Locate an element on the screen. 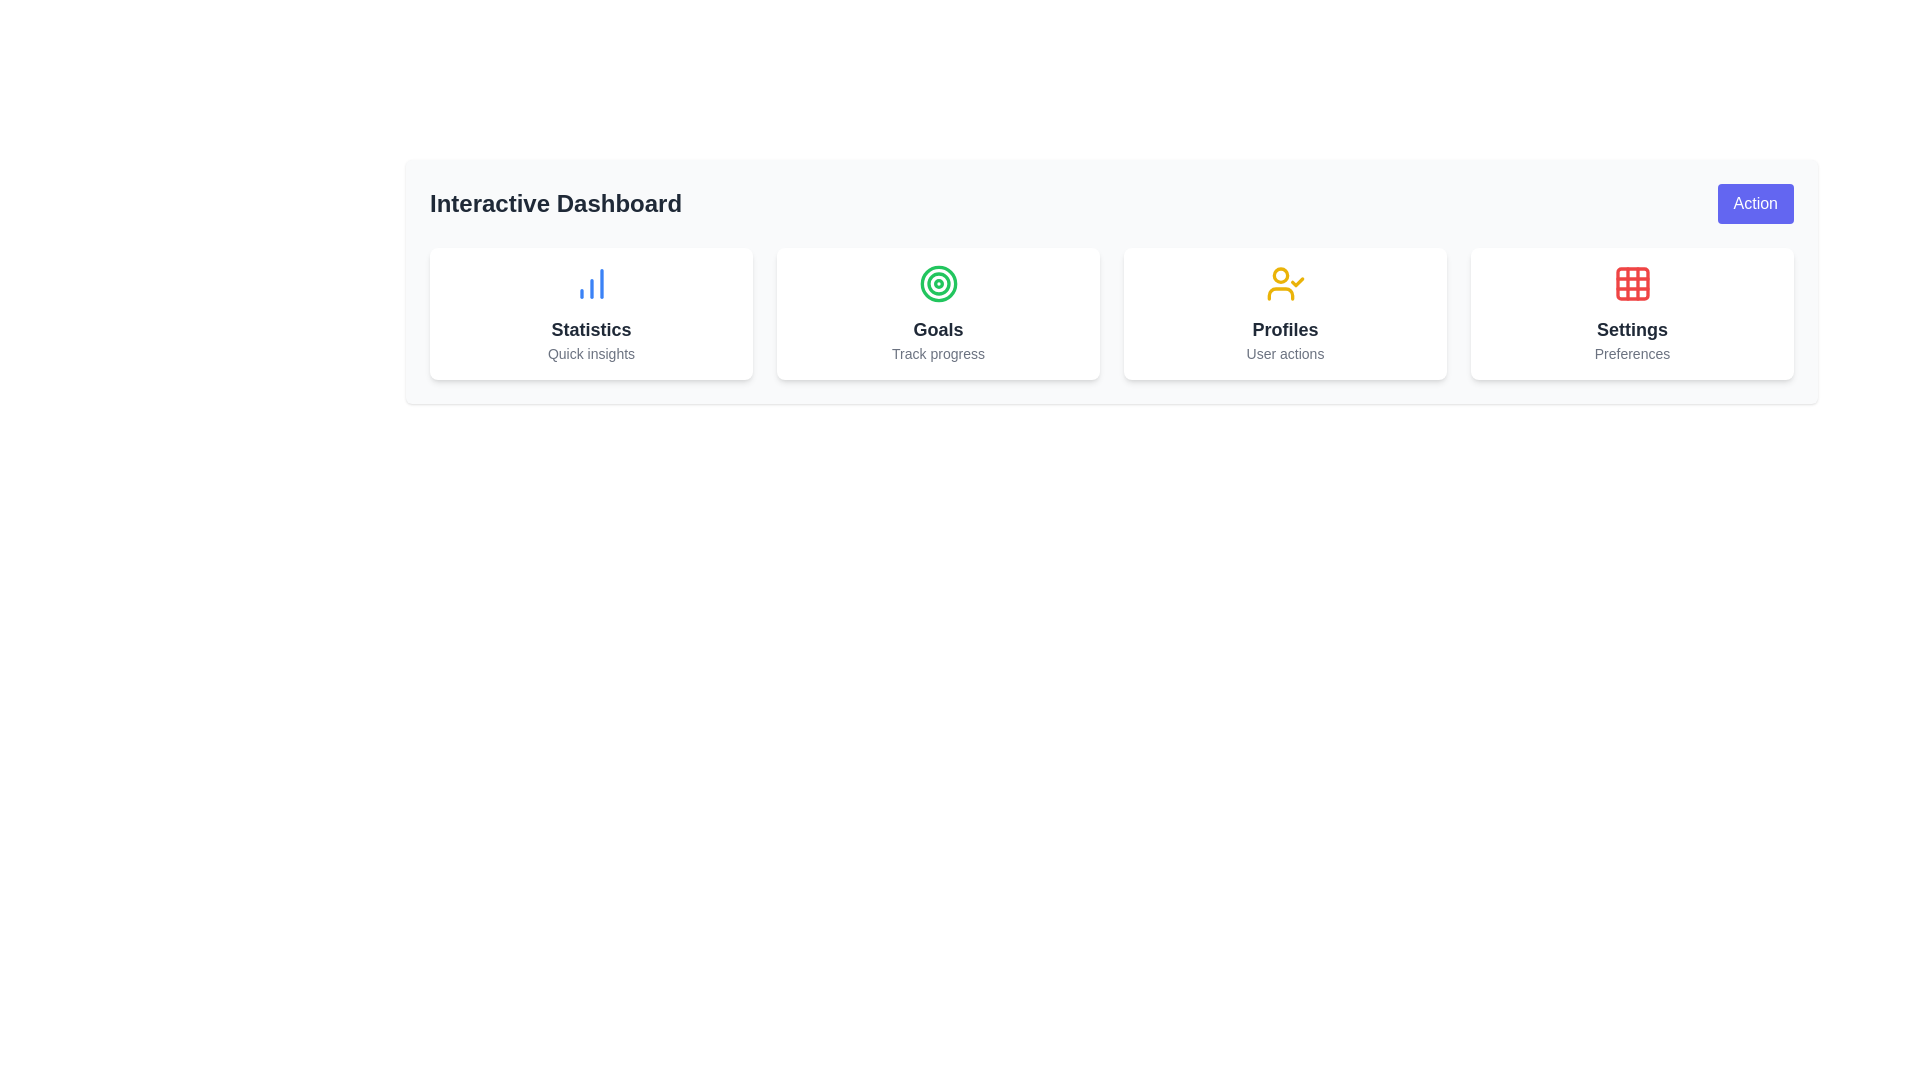 This screenshot has width=1920, height=1080. the leftmost white rectangular card with a blue bar chart icon at the top, labeled 'Statistics' in bold black text, and 'Quick insights' in smaller gray text is located at coordinates (590, 313).